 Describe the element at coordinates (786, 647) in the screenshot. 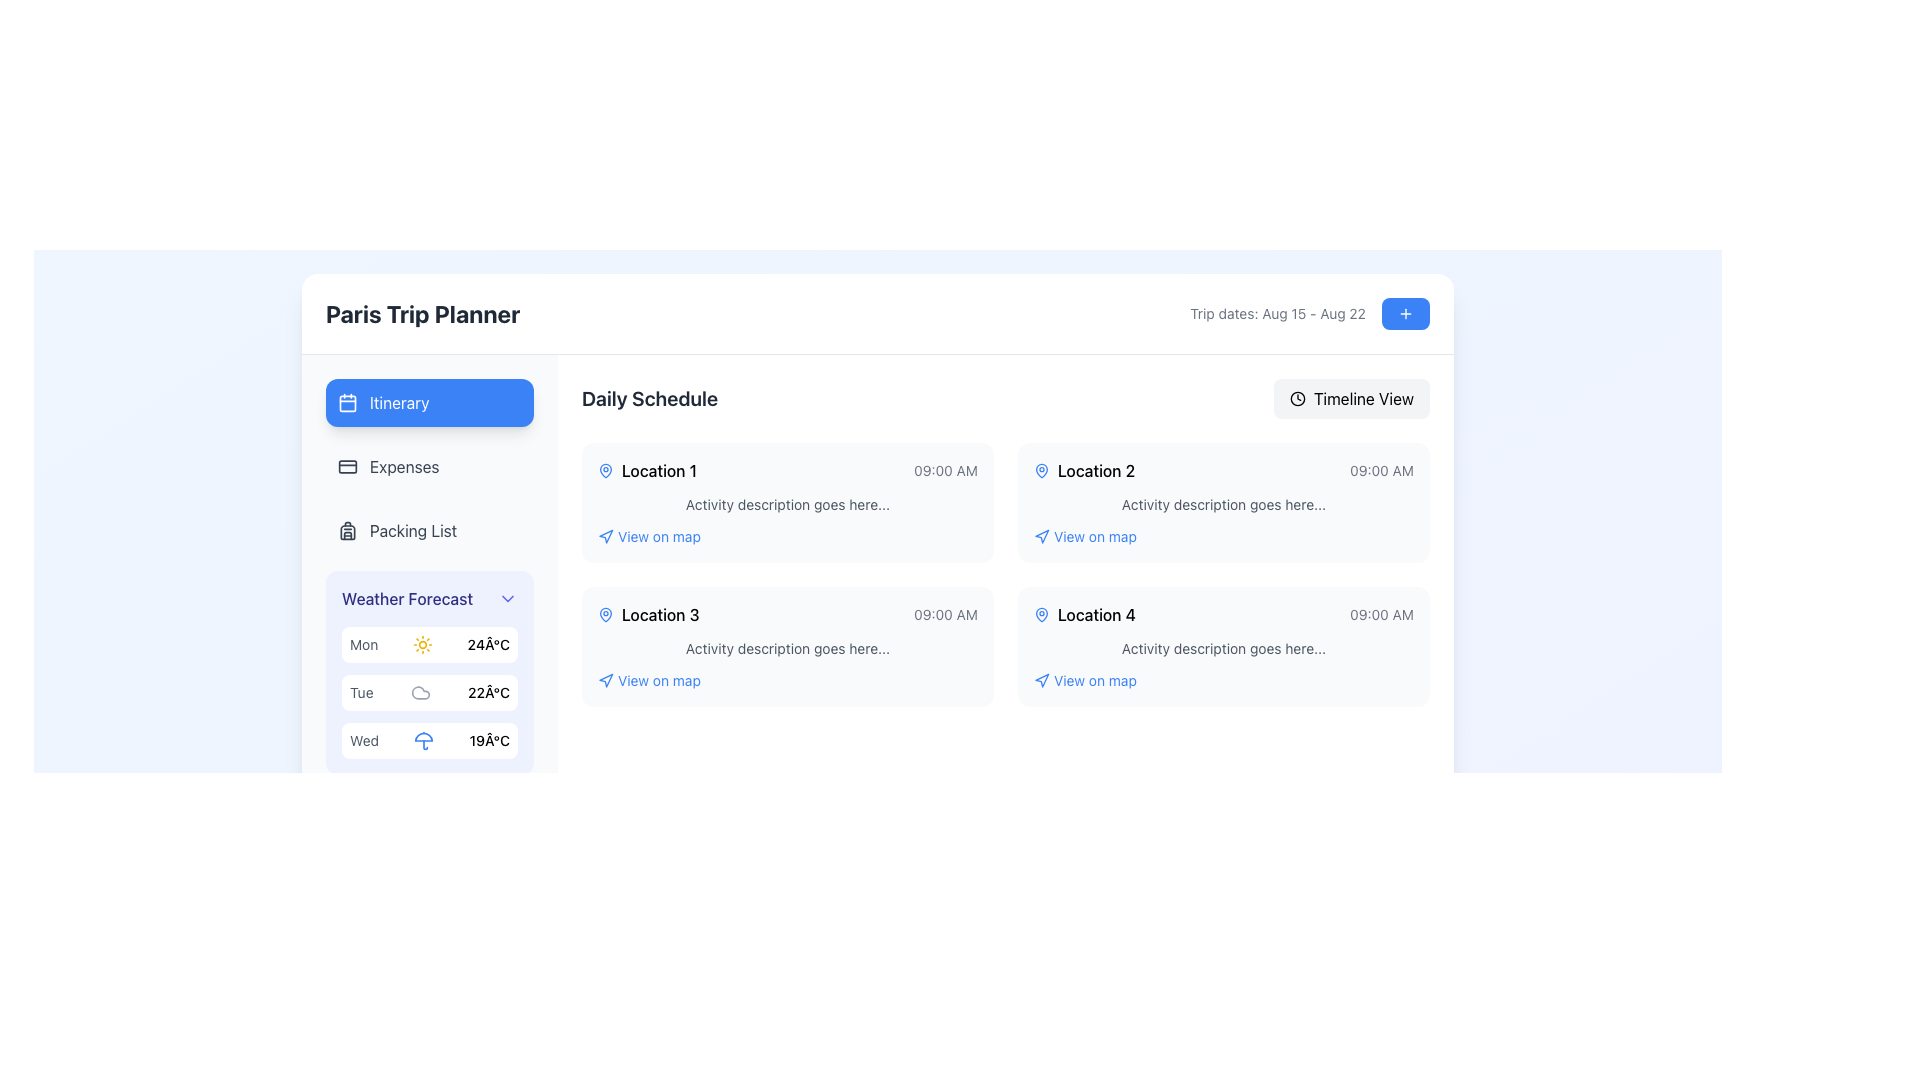

I see `information displayed on the card element for 'Location 3', which is positioned in the second row of a grid of four cards, specifically located on the left side below 'Location 1'` at that location.